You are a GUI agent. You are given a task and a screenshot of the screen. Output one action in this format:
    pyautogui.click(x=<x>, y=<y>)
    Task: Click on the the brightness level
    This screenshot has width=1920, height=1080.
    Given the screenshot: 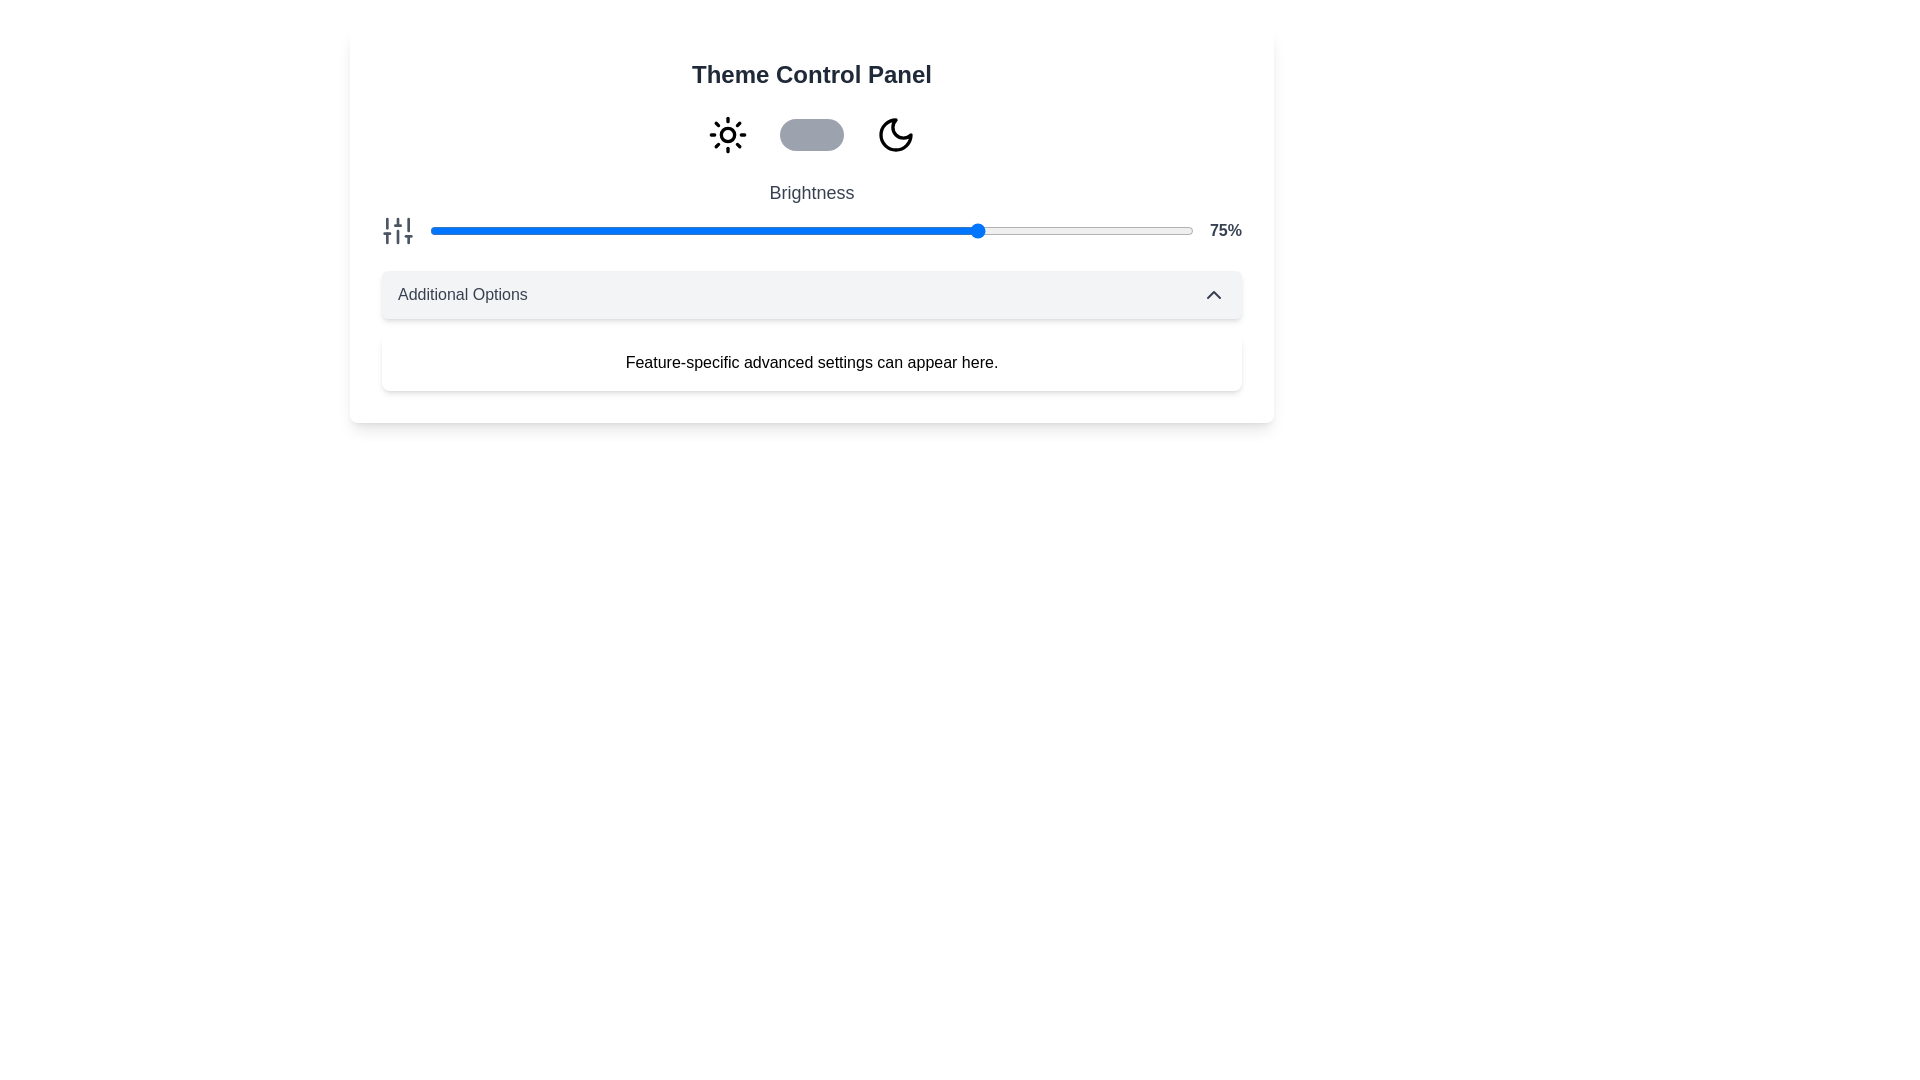 What is the action you would take?
    pyautogui.click(x=454, y=230)
    